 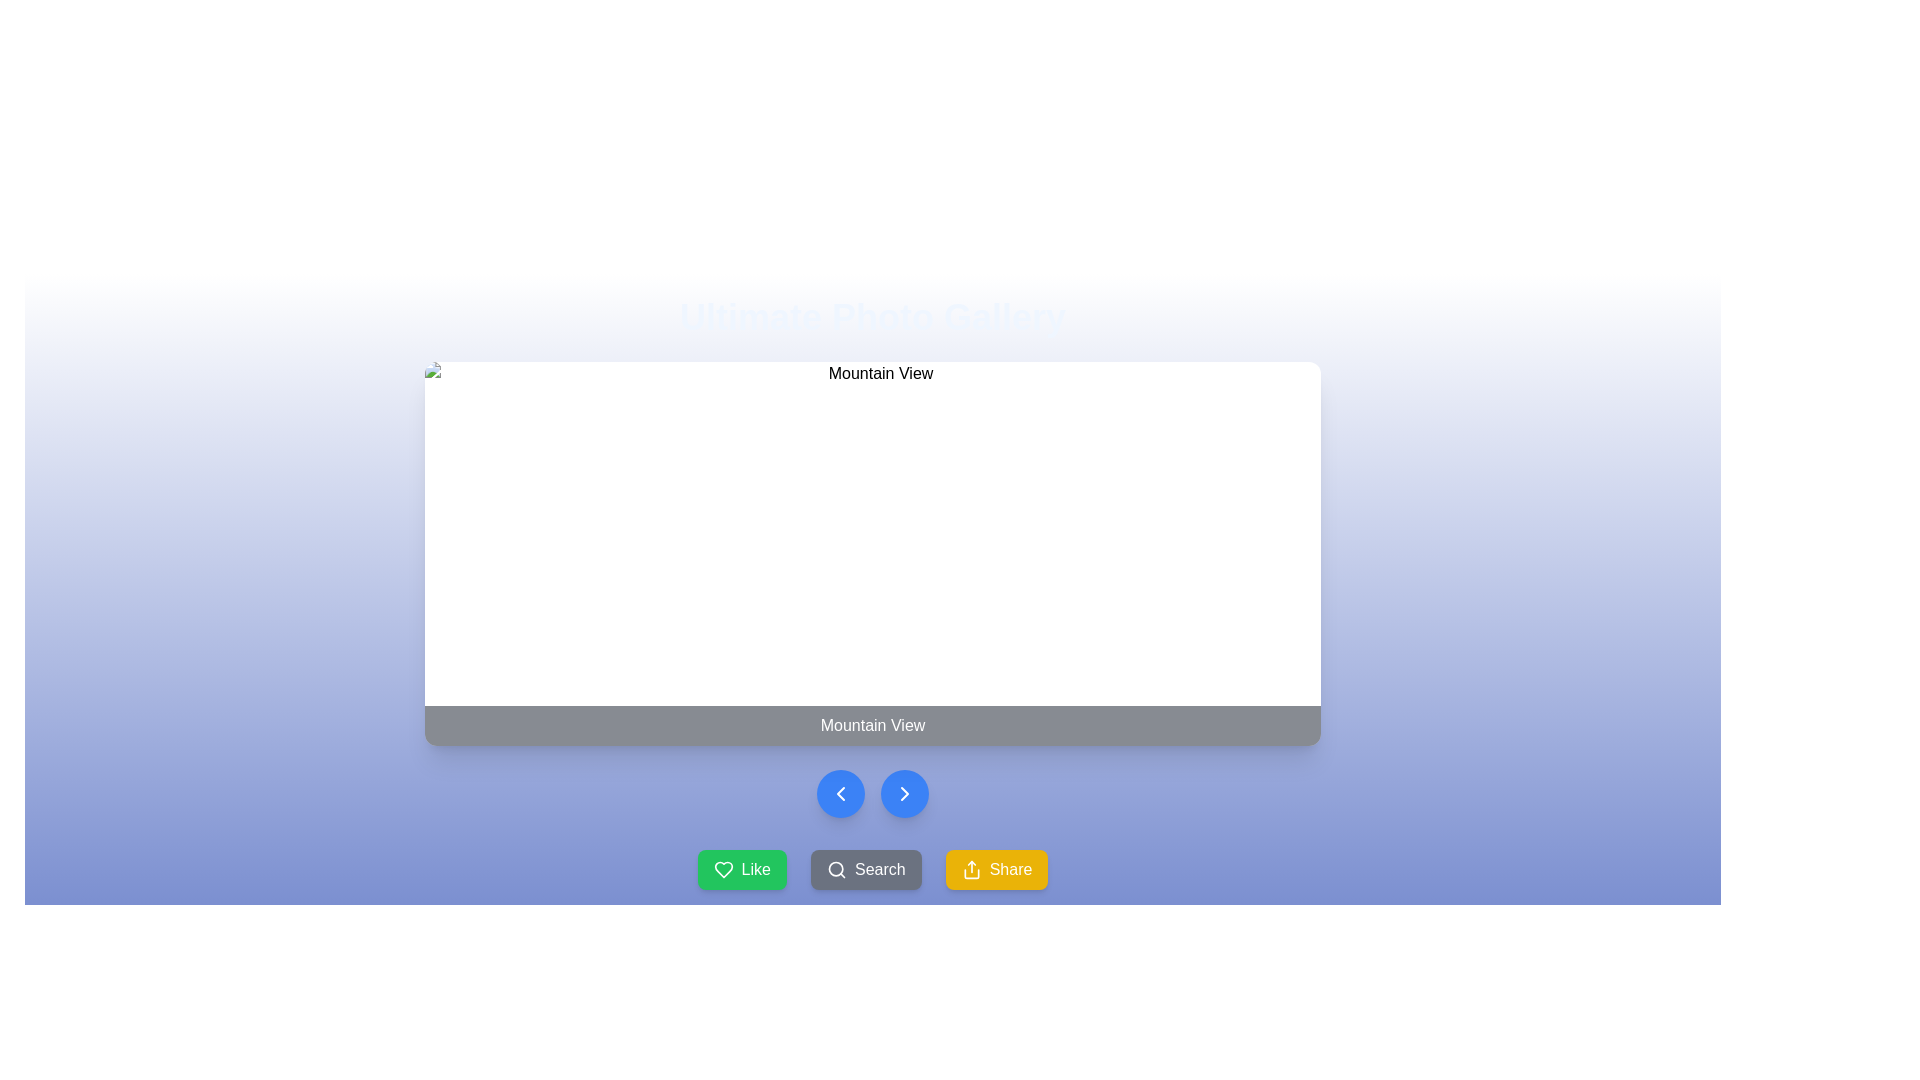 I want to click on the leftmost green button labeled 'Like' to express positive feedback or preference for the associated content, so click(x=722, y=869).